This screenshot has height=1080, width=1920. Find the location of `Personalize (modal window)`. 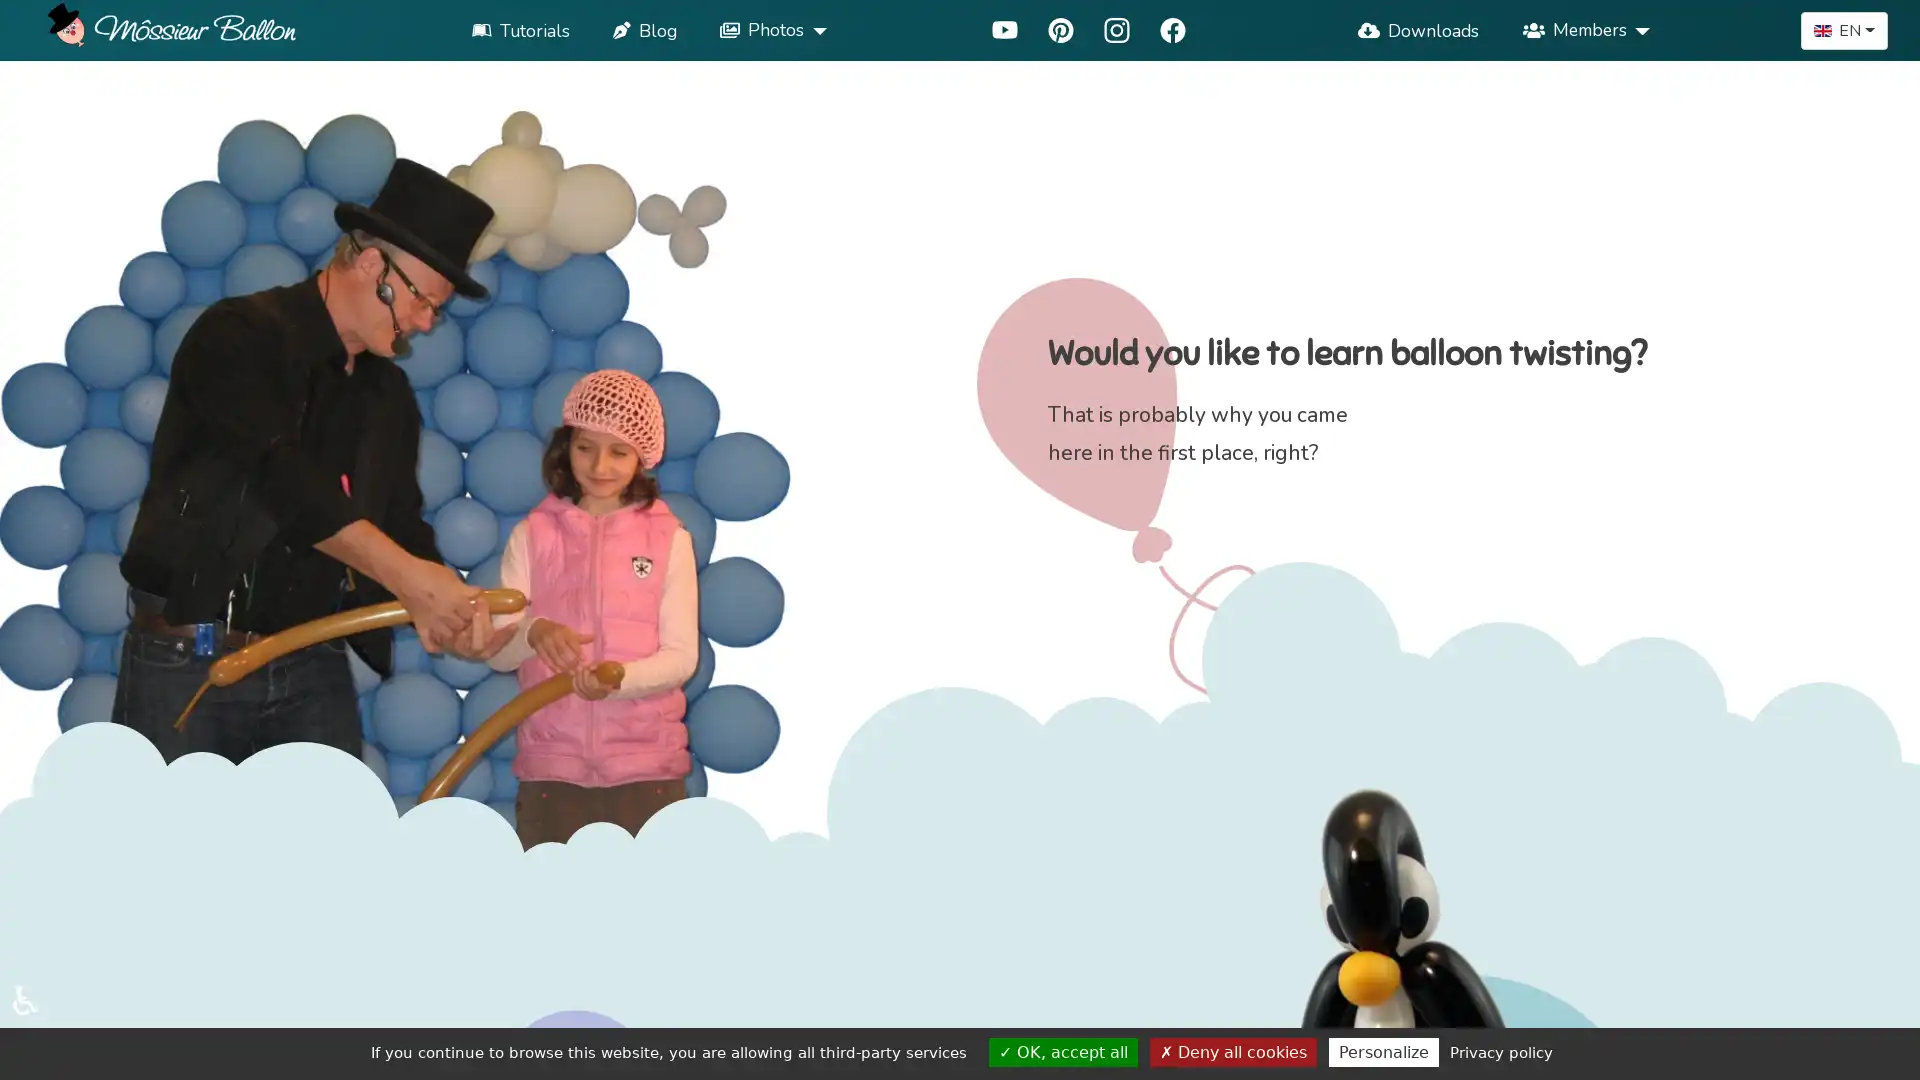

Personalize (modal window) is located at coordinates (1382, 1051).